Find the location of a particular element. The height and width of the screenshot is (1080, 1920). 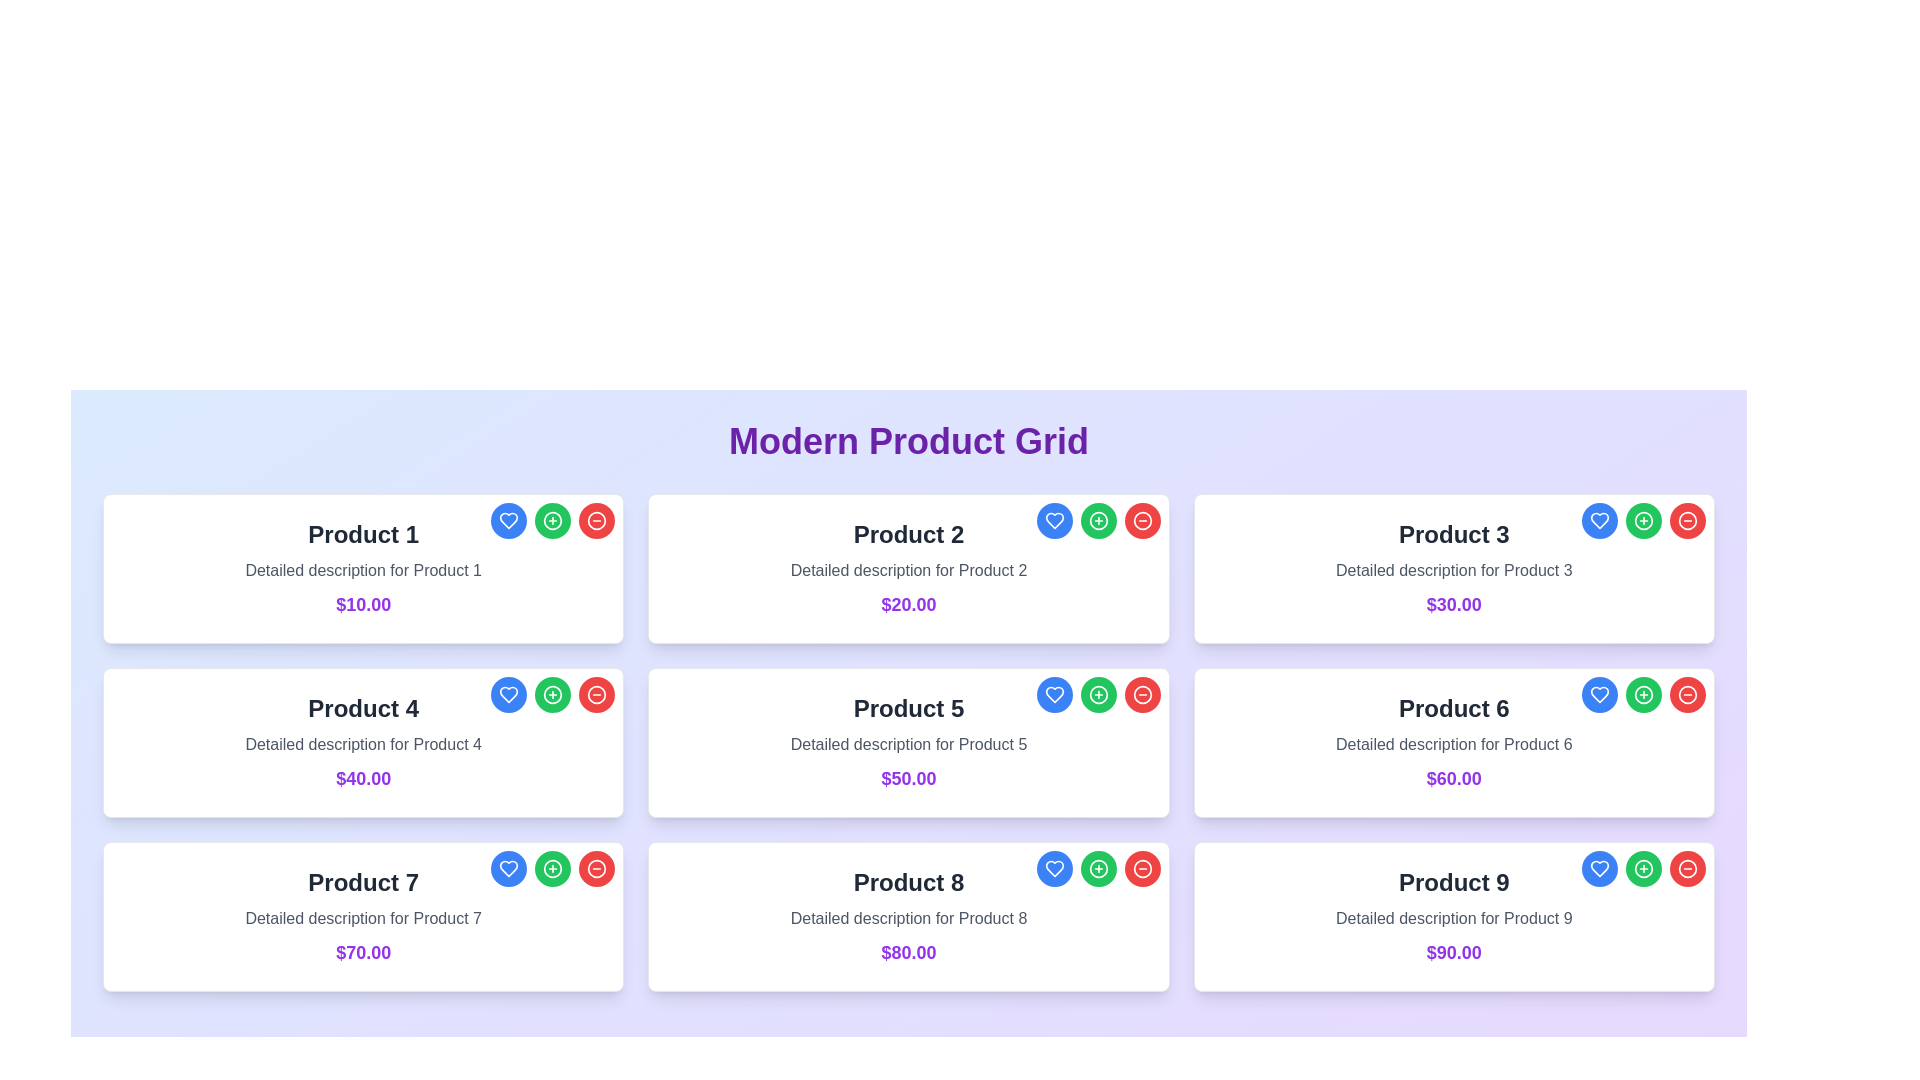

text from the Text Label displaying 'Product 9', which is styled with a large, bold font and is located within a card layout in the 3x3 grid is located at coordinates (1454, 882).